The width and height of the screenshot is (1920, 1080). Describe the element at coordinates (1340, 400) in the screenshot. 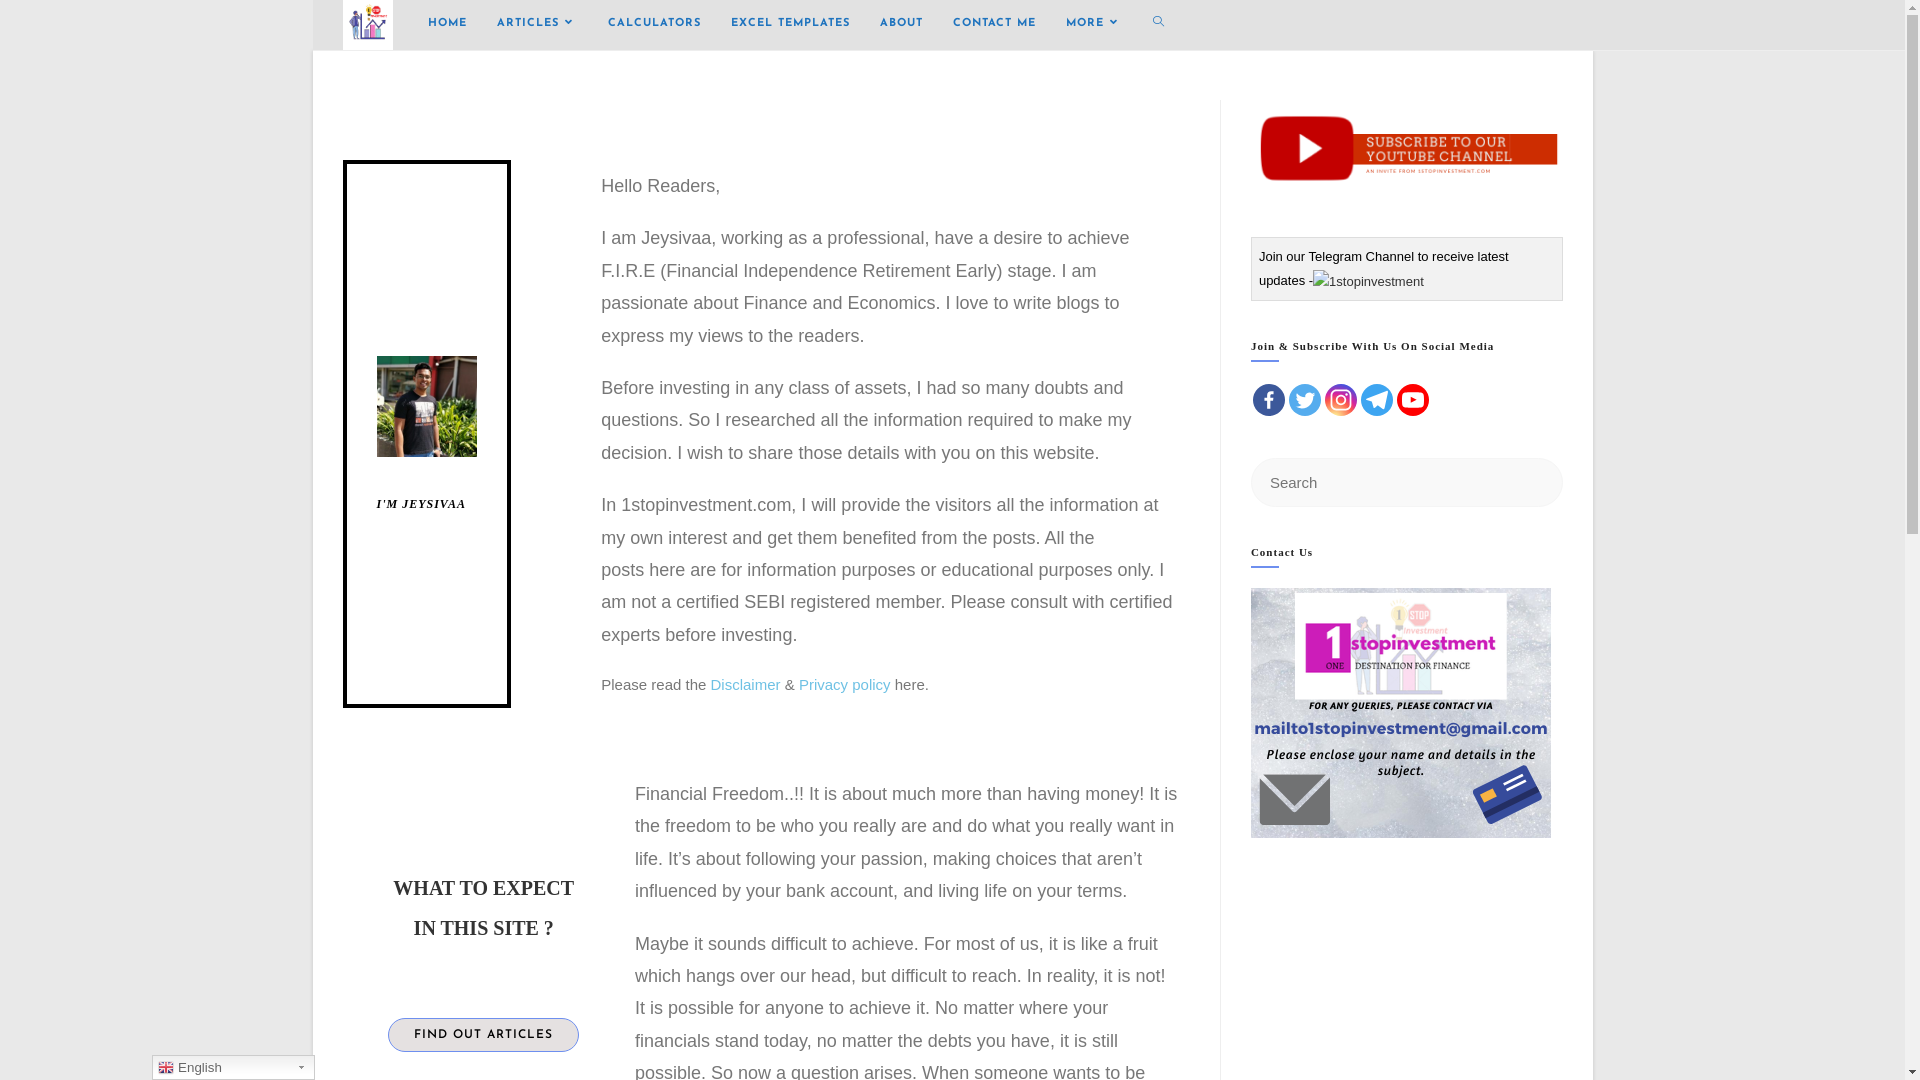

I see `'Instagram'` at that location.